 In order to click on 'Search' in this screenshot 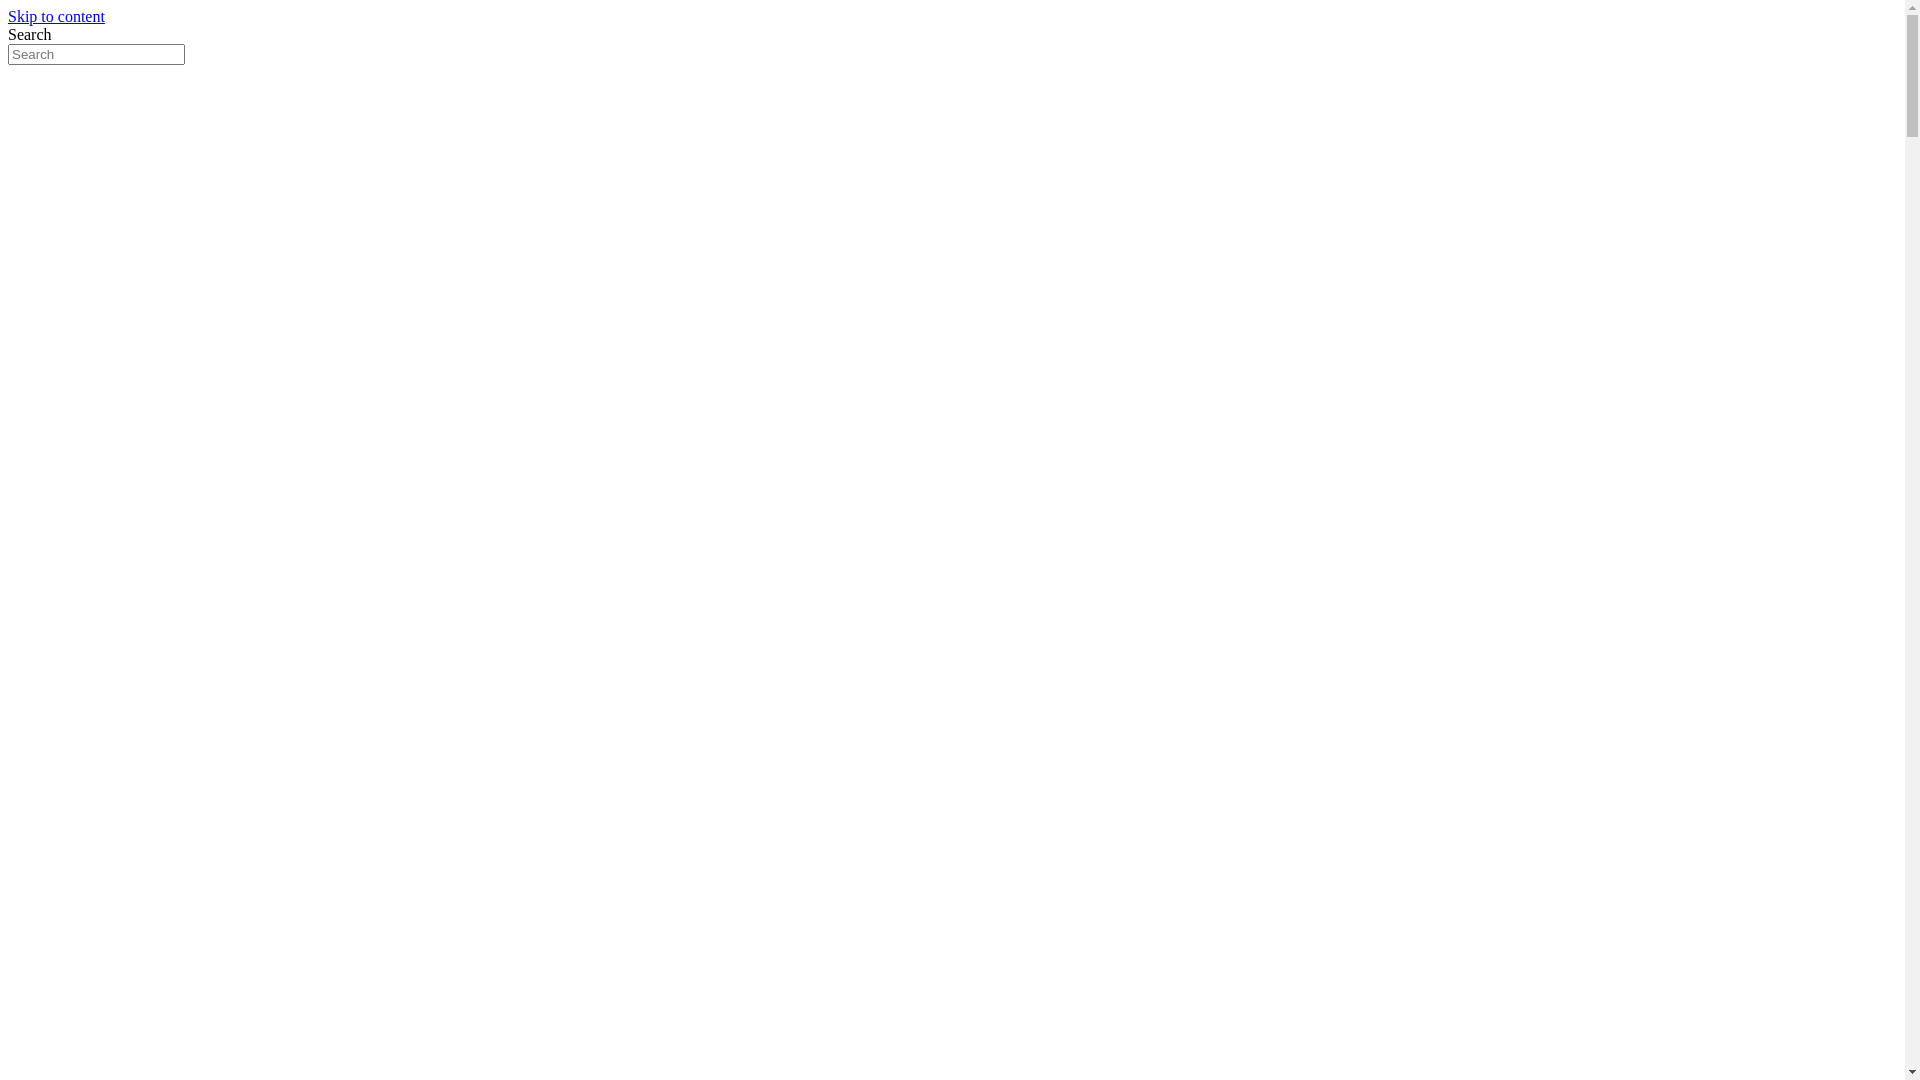, I will do `click(95, 53)`.